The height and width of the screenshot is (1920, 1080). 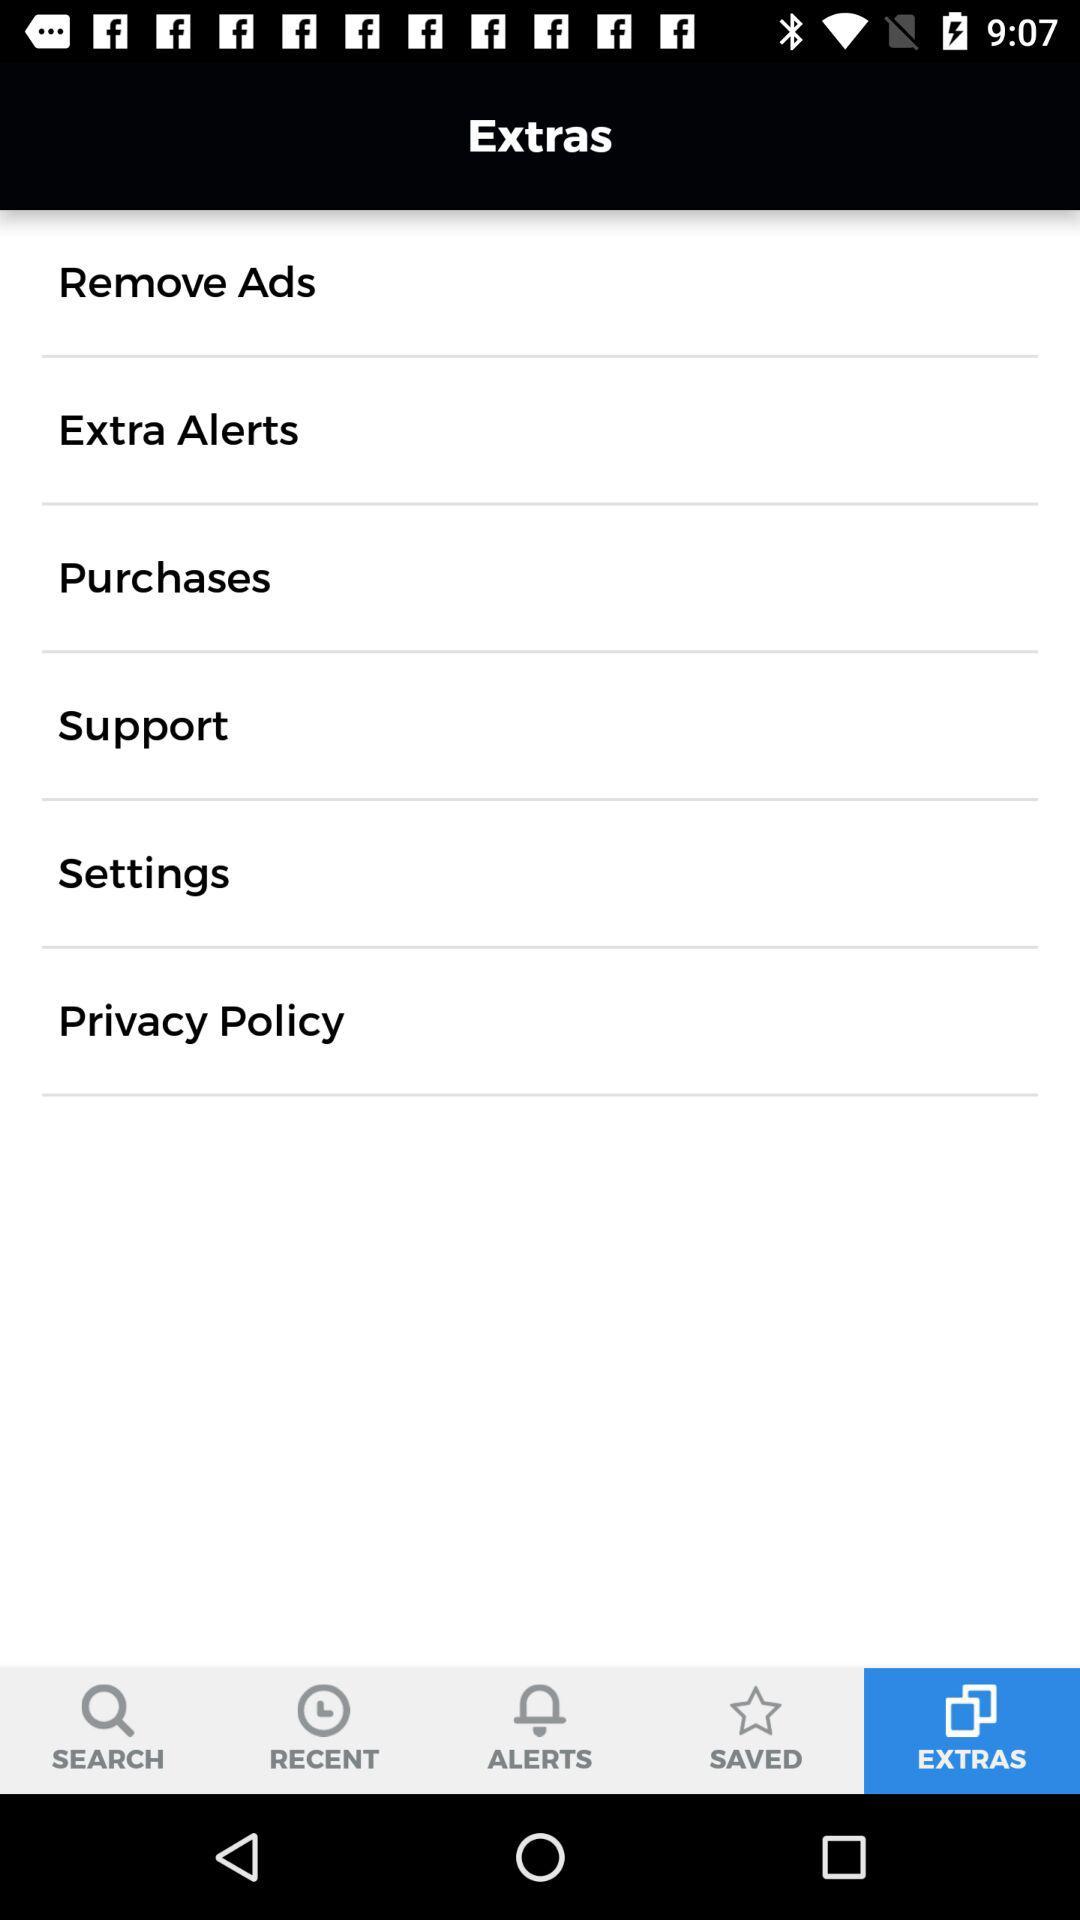 I want to click on item above extra alerts item, so click(x=186, y=281).